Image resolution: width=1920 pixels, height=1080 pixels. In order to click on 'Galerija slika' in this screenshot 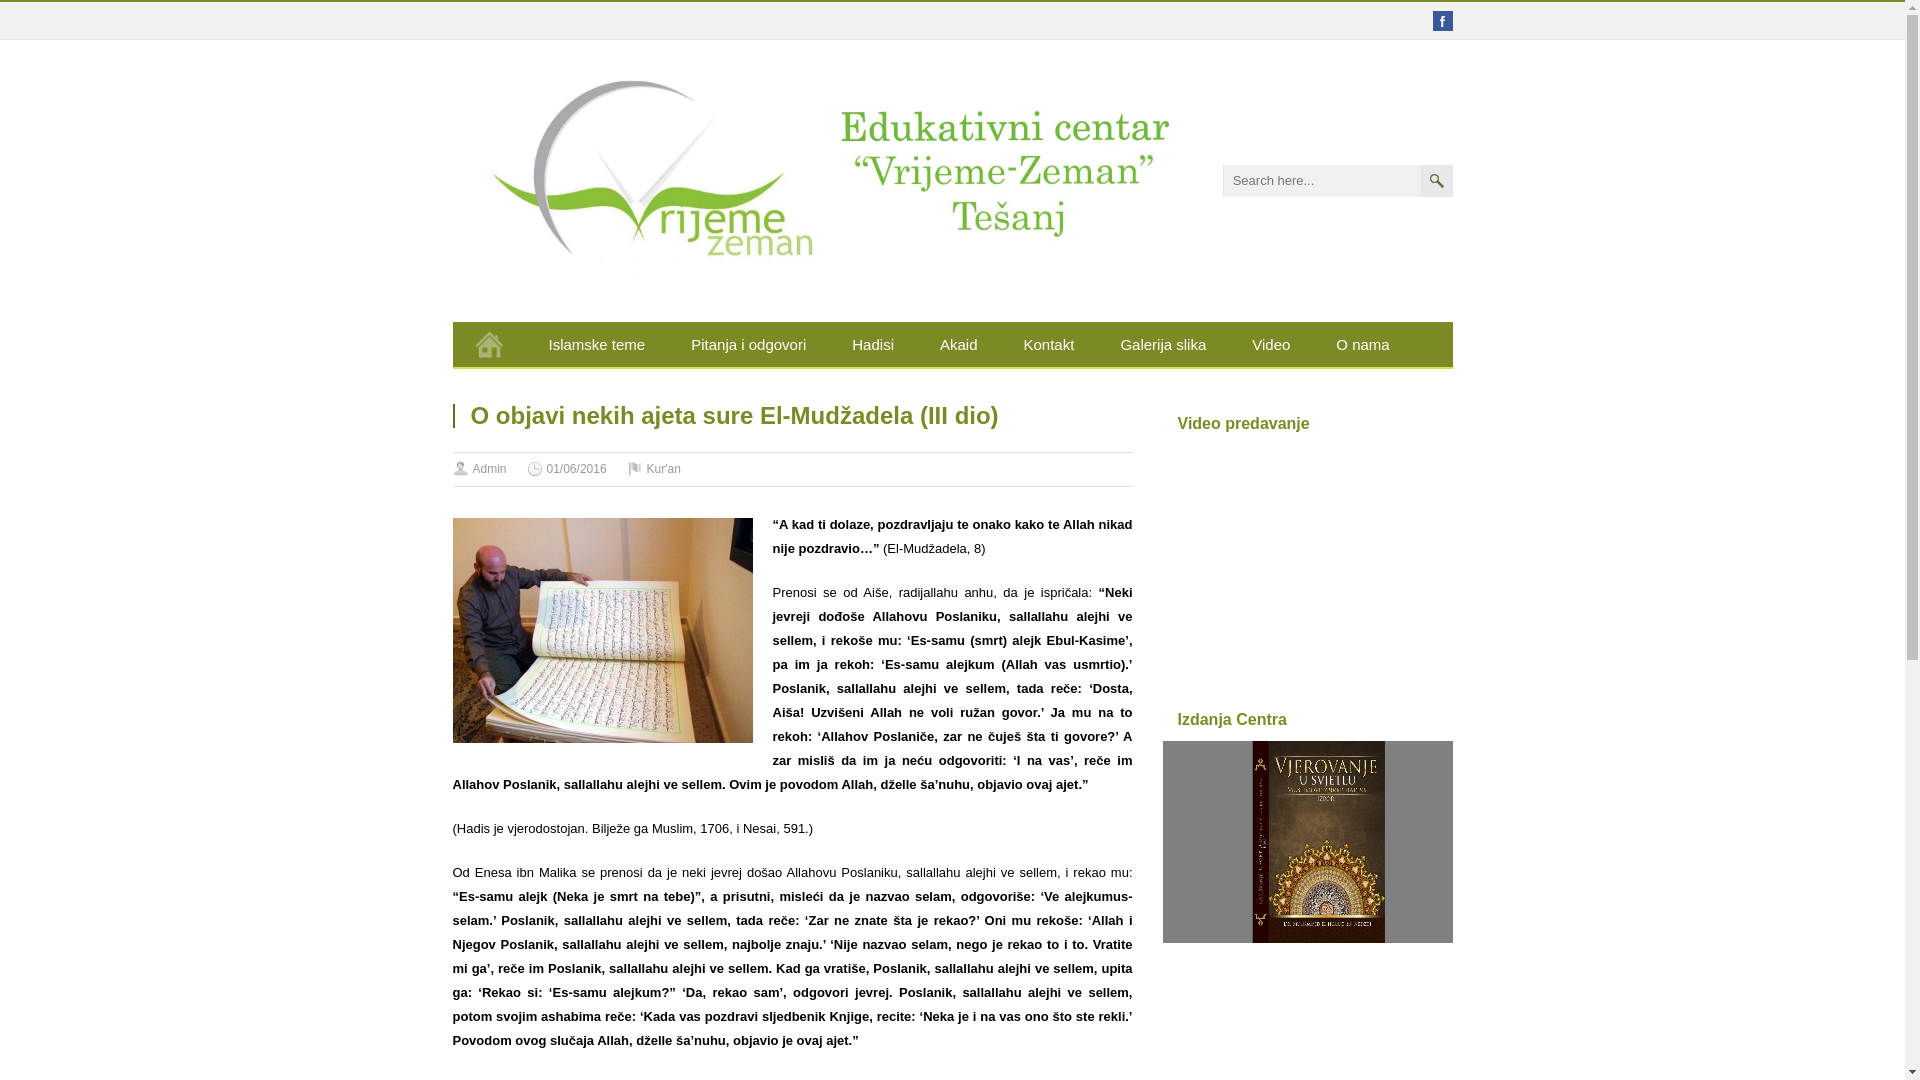, I will do `click(1162, 343)`.